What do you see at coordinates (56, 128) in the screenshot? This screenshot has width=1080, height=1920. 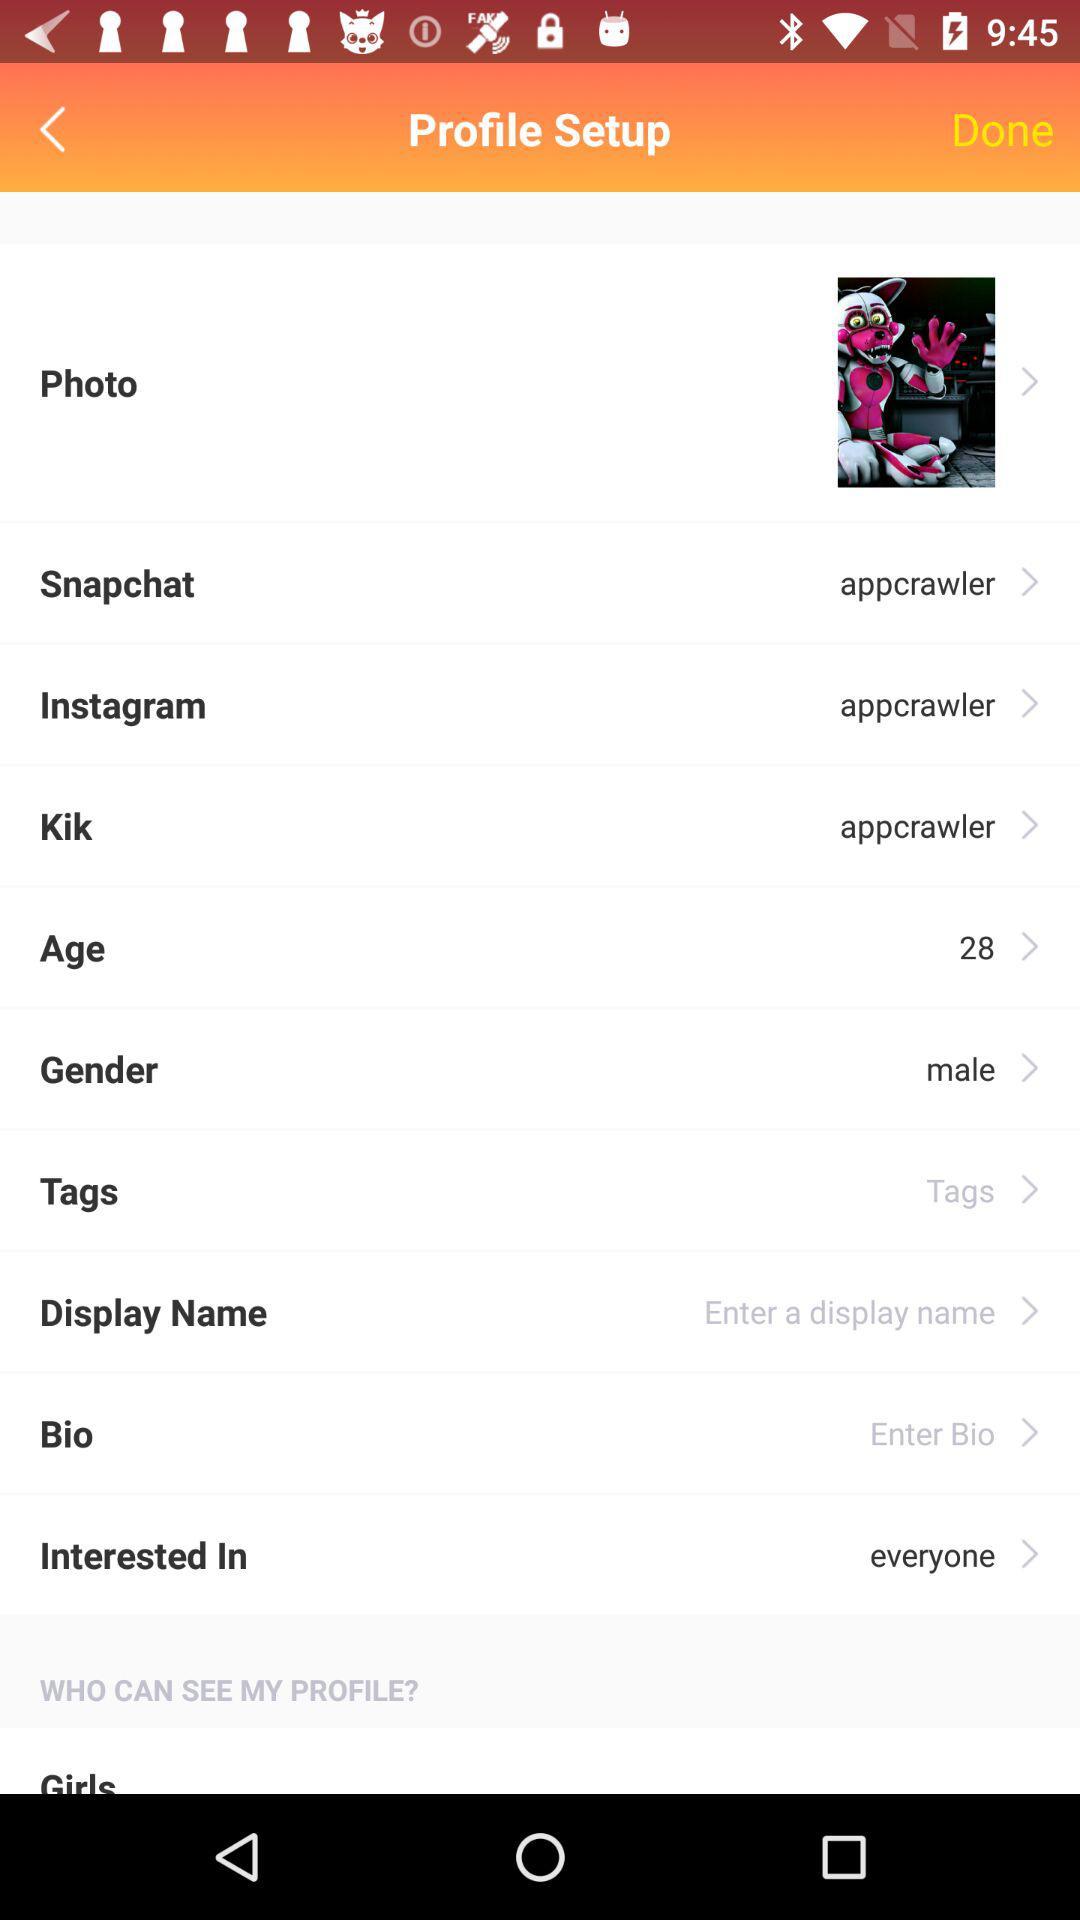 I see `go back` at bounding box center [56, 128].